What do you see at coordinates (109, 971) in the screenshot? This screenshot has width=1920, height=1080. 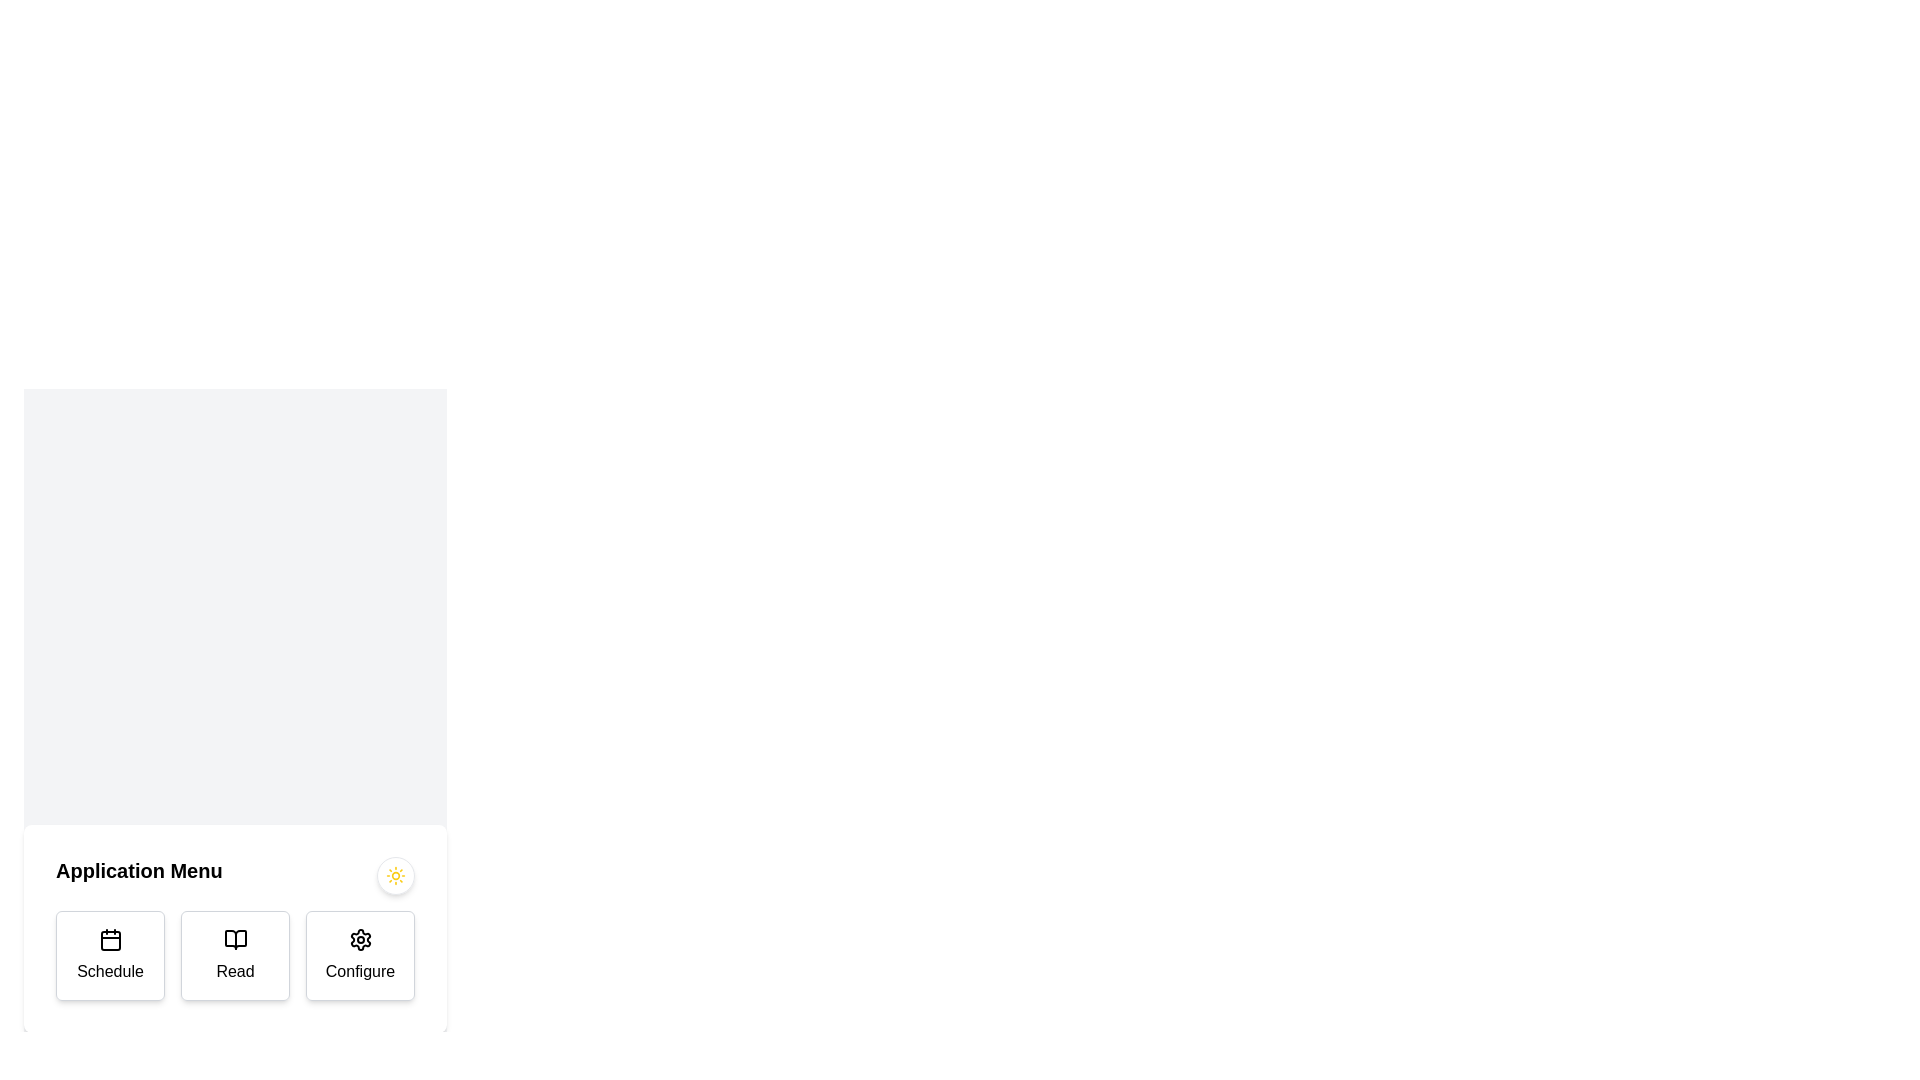 I see `text of the 'Schedule' label which is styled with medium font weight and is part of a button group in the lower-left section of the interface` at bounding box center [109, 971].